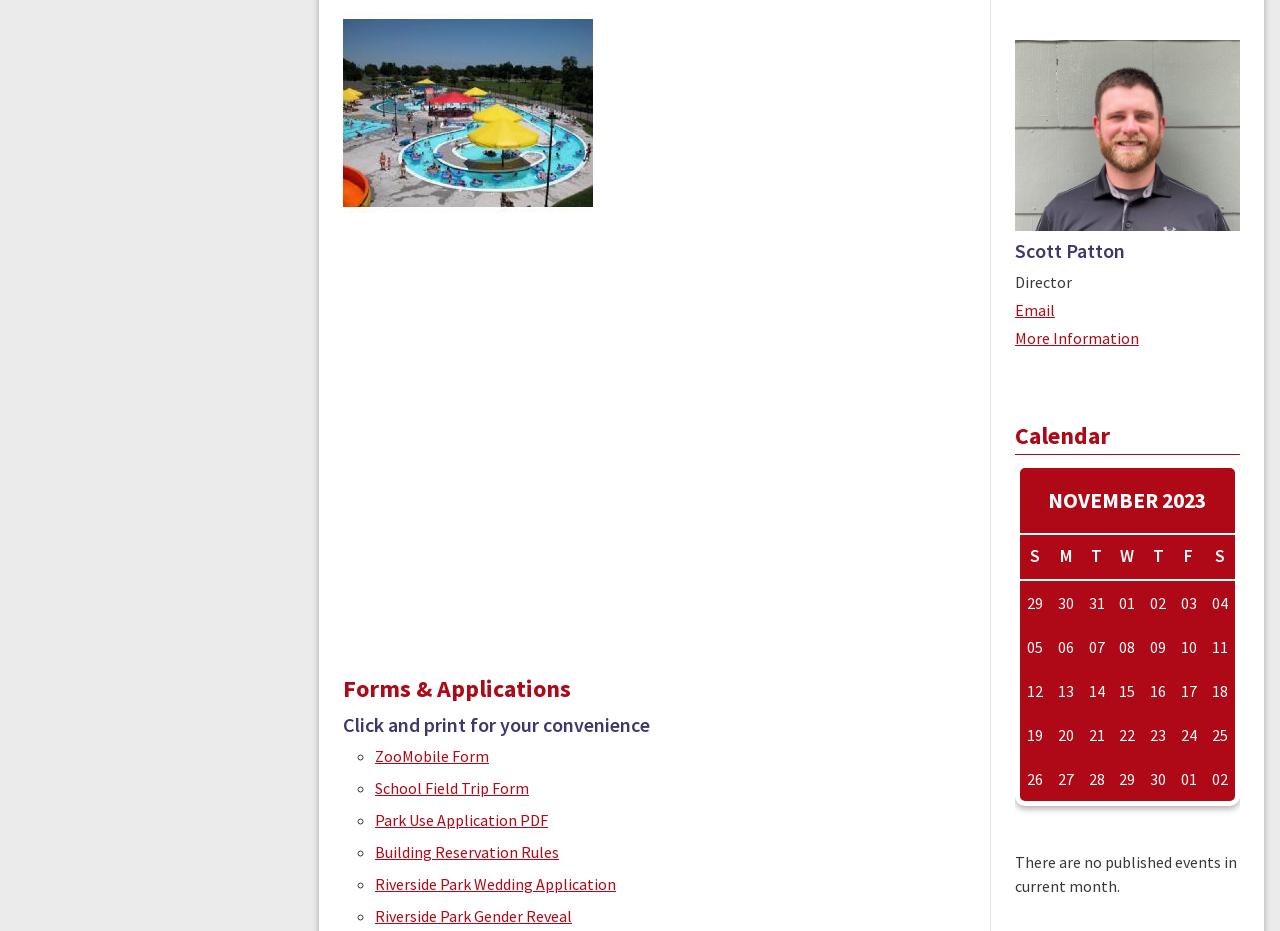 The height and width of the screenshot is (931, 1280). Describe the element at coordinates (1217, 647) in the screenshot. I see `'11'` at that location.